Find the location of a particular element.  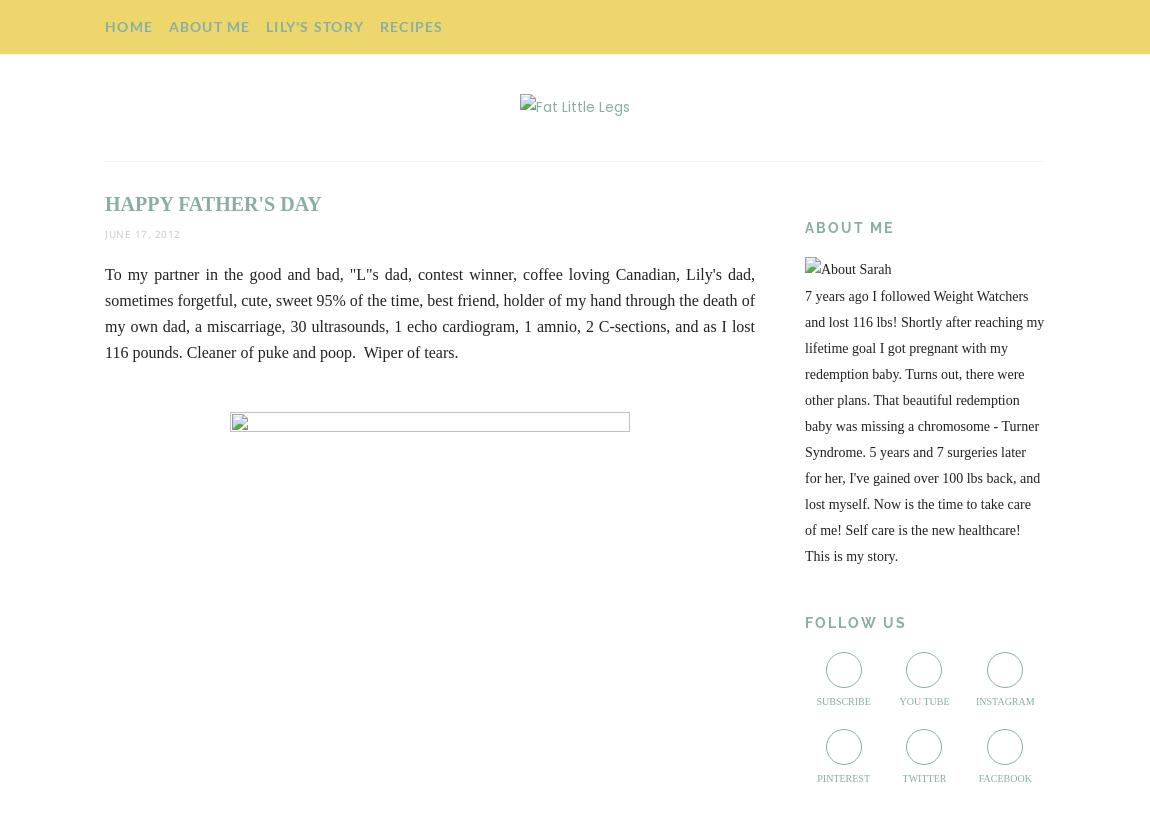

'Subscribe' is located at coordinates (841, 701).